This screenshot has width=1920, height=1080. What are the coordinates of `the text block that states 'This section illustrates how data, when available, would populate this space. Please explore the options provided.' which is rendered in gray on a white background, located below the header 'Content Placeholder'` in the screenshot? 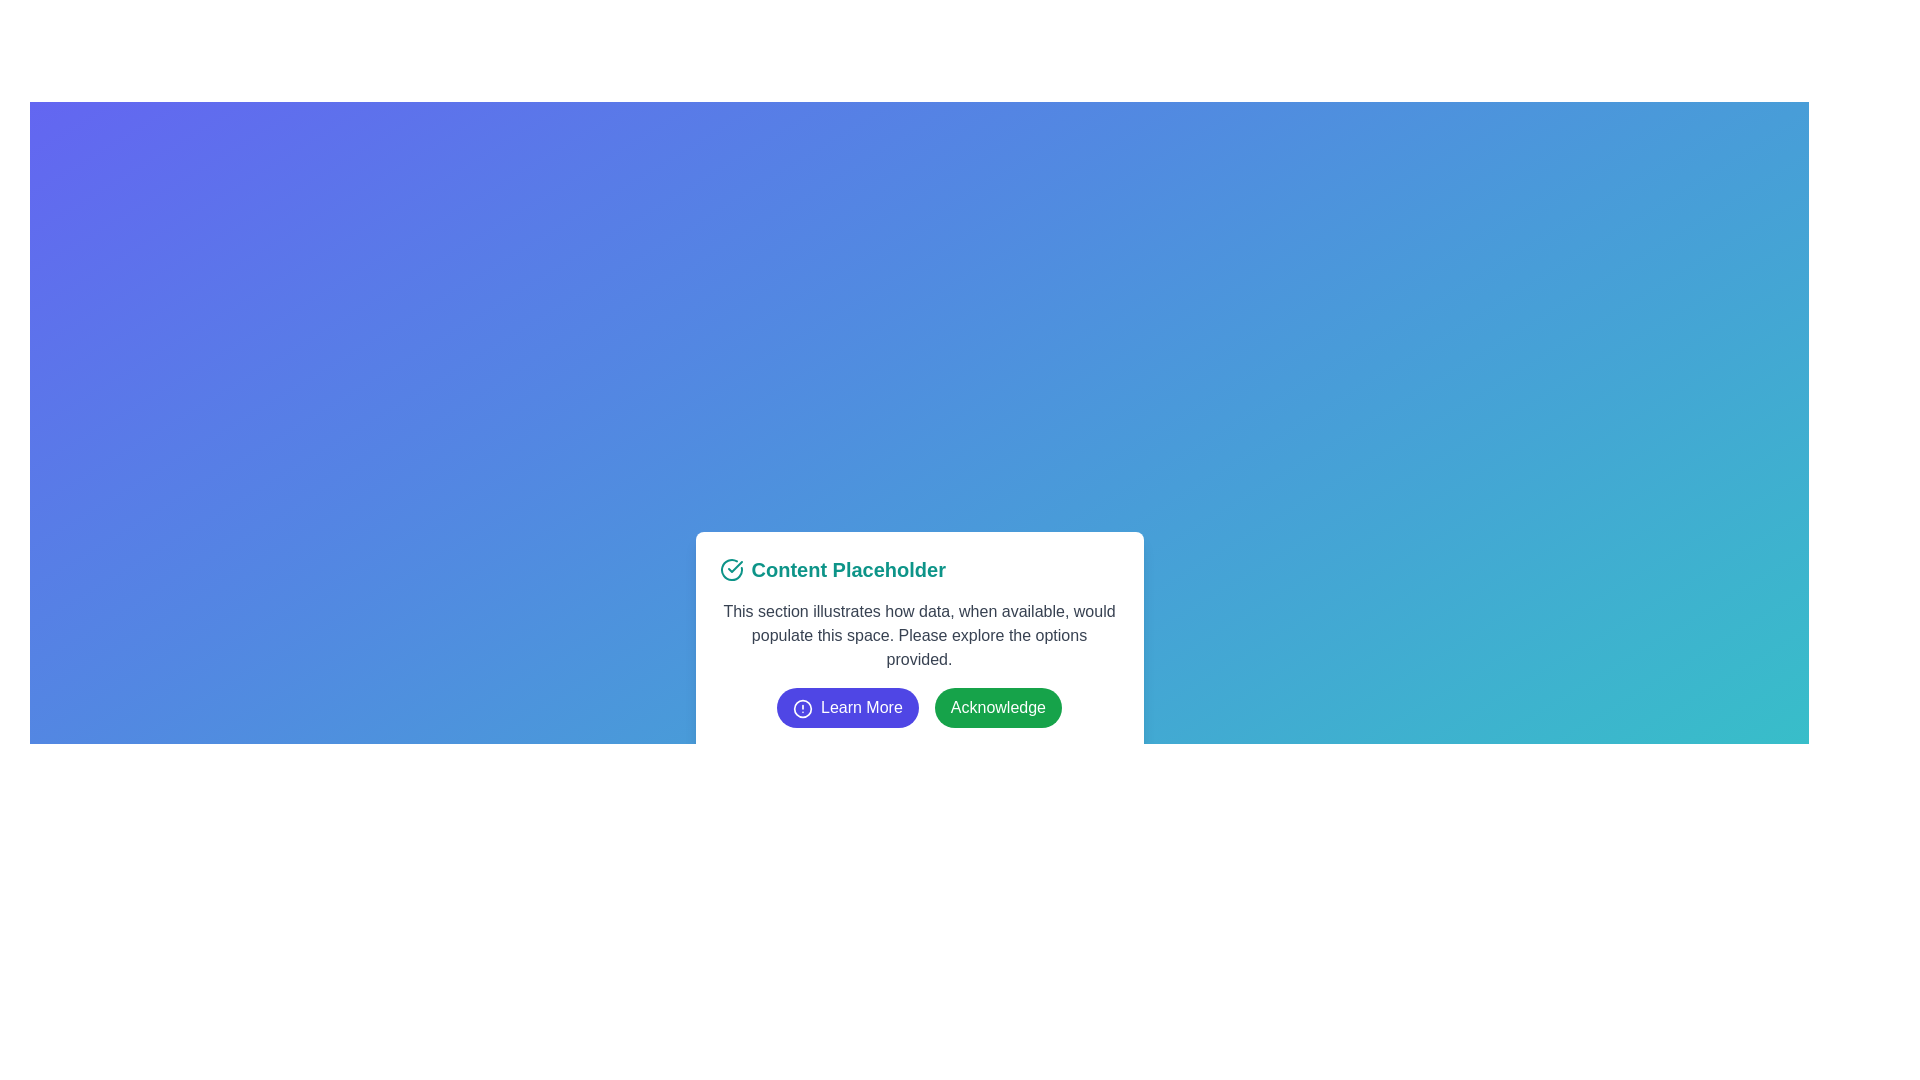 It's located at (918, 636).